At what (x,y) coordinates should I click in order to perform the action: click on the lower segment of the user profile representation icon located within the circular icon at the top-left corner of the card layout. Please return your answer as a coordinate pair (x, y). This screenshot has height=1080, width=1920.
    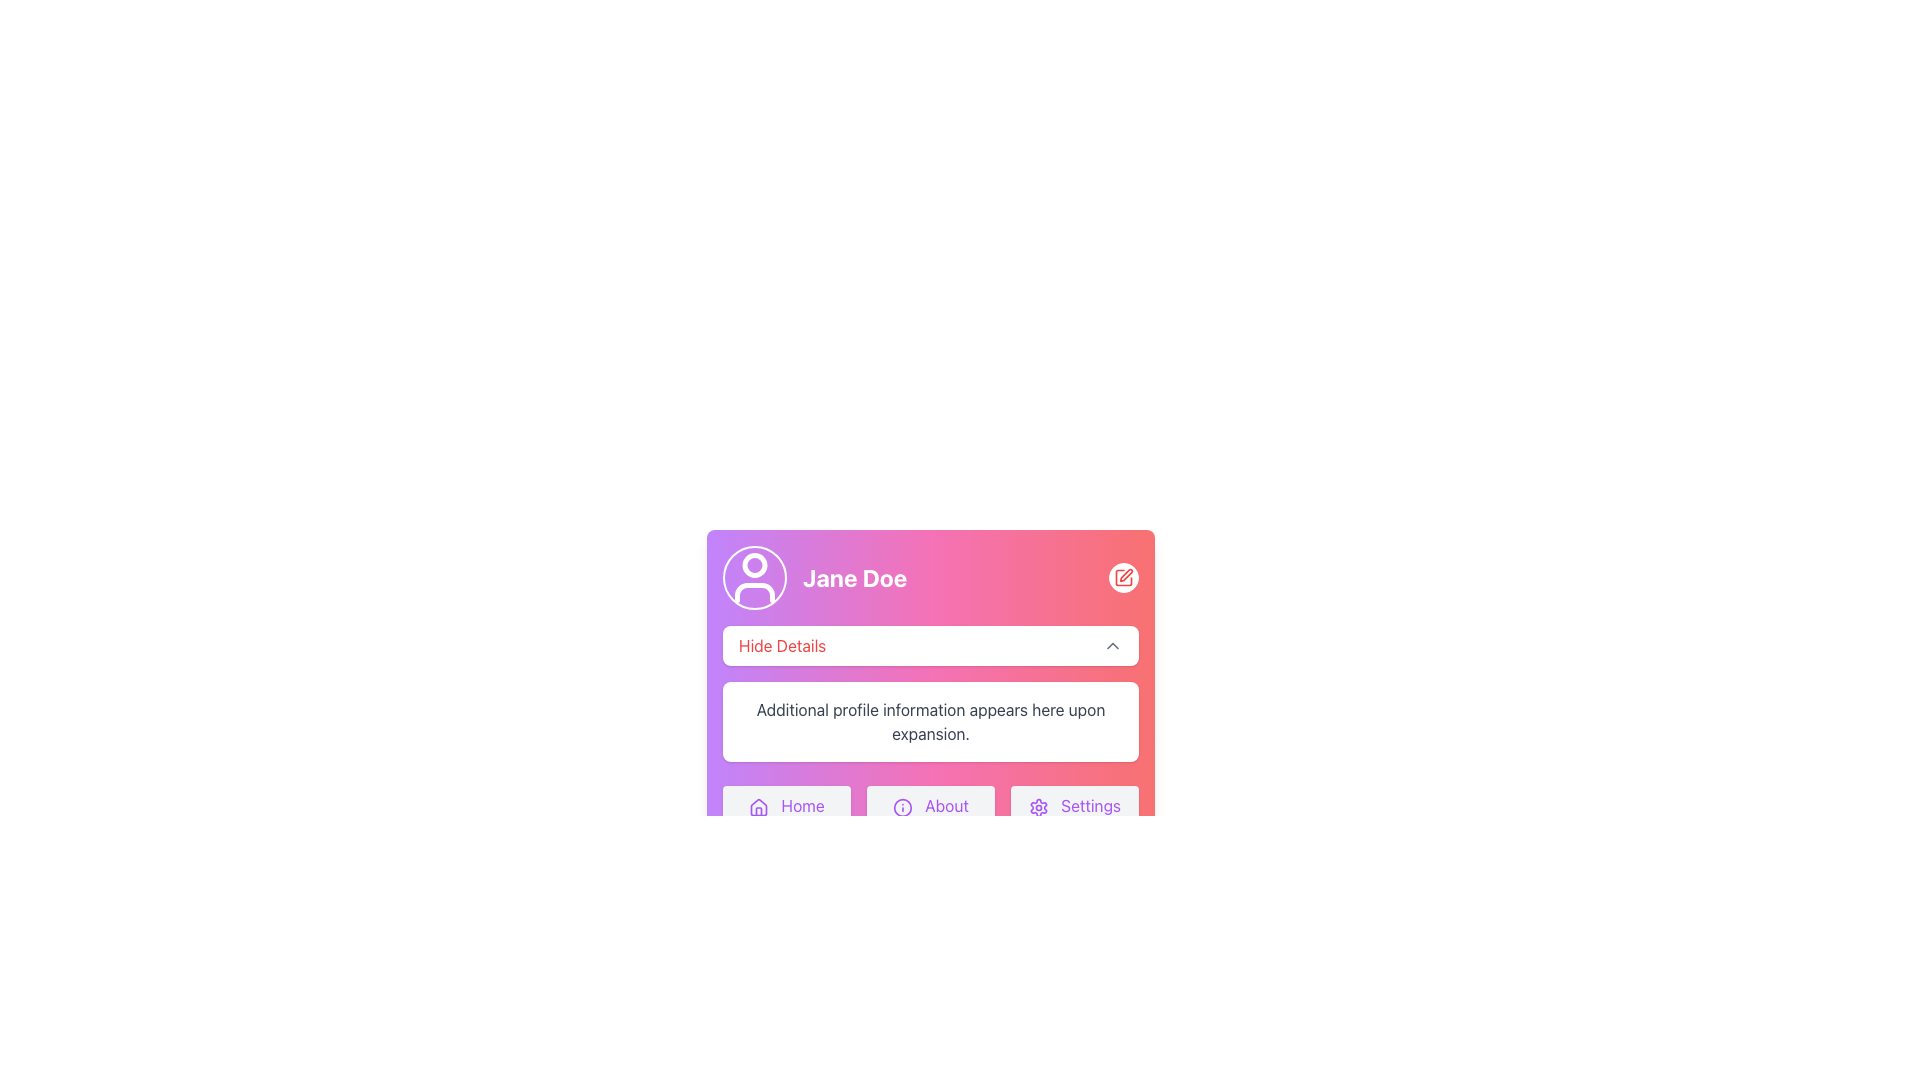
    Looking at the image, I should click on (753, 592).